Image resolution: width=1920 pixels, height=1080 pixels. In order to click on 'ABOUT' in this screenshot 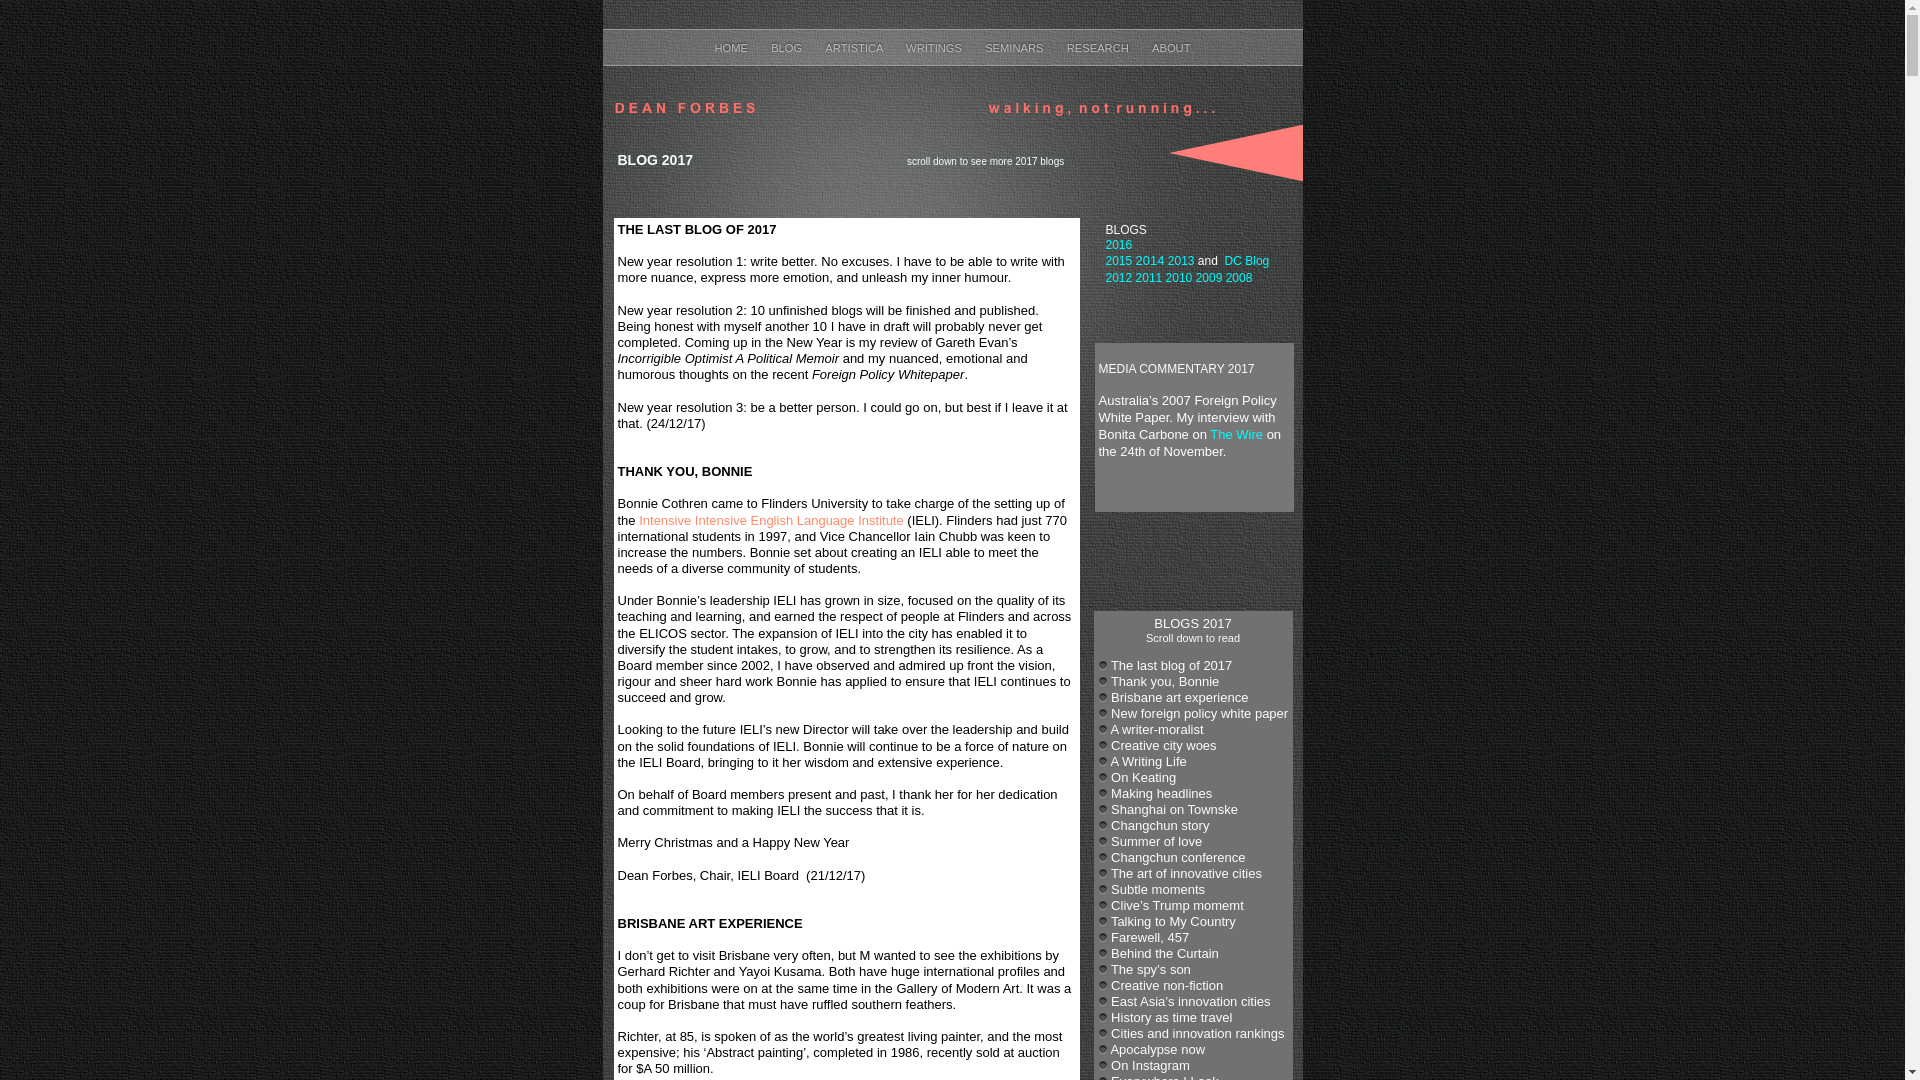, I will do `click(1171, 46)`.